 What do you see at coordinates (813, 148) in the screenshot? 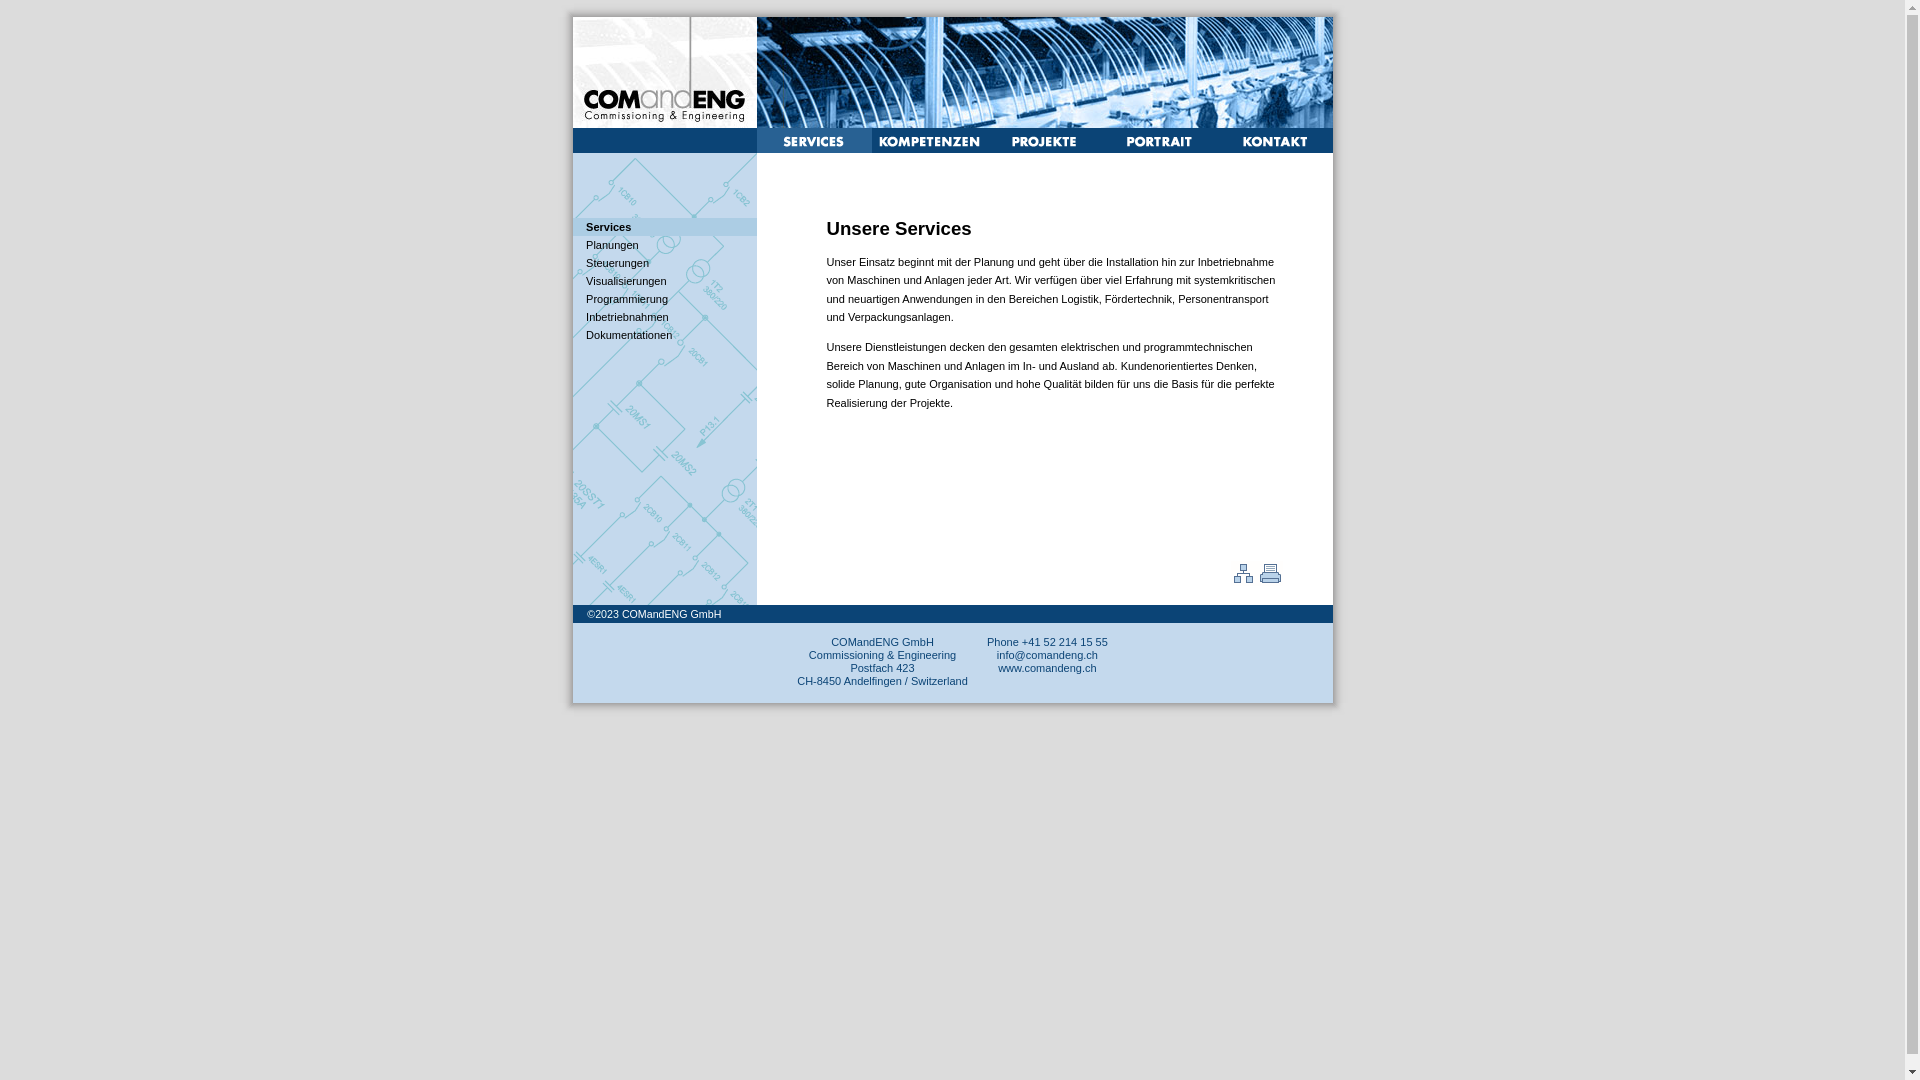
I see `'Unsere Services'` at bounding box center [813, 148].